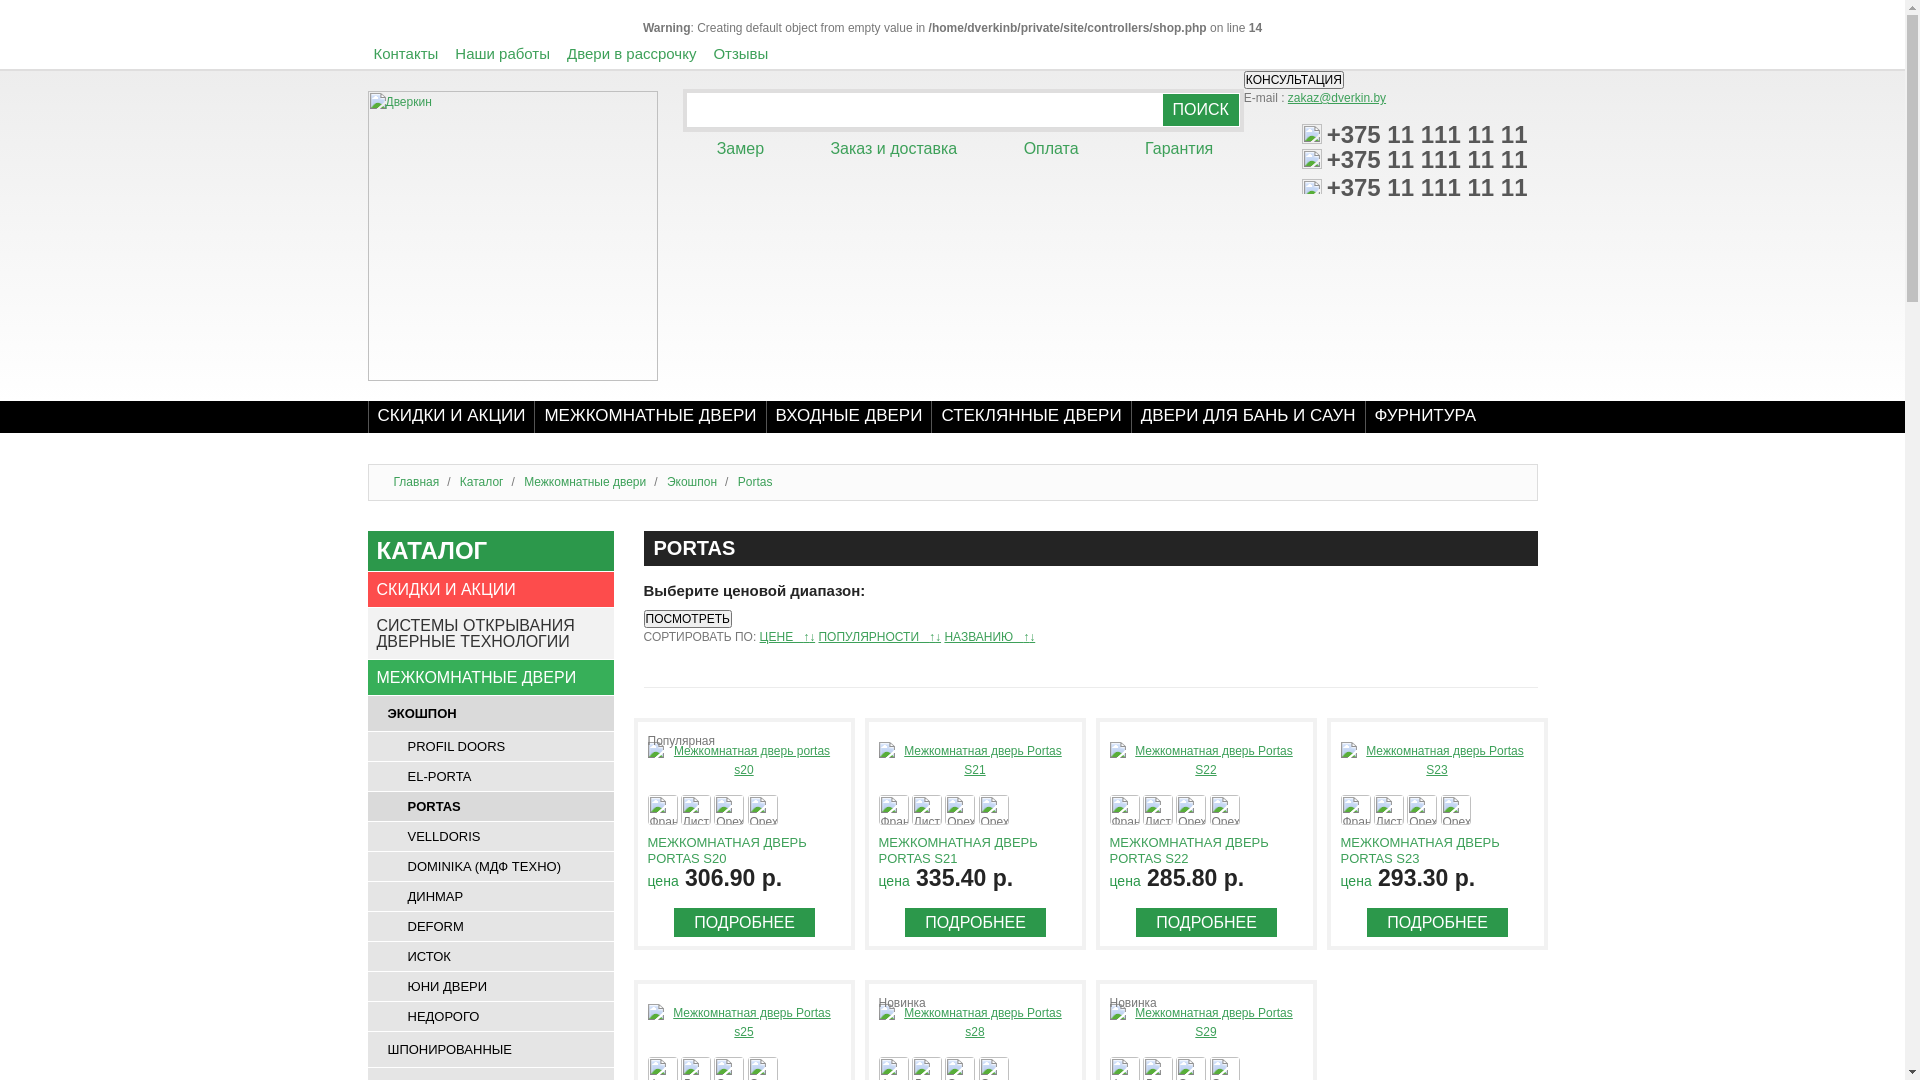 The width and height of the screenshot is (1920, 1080). What do you see at coordinates (1337, 97) in the screenshot?
I see `'zakaz@dverkin.by'` at bounding box center [1337, 97].